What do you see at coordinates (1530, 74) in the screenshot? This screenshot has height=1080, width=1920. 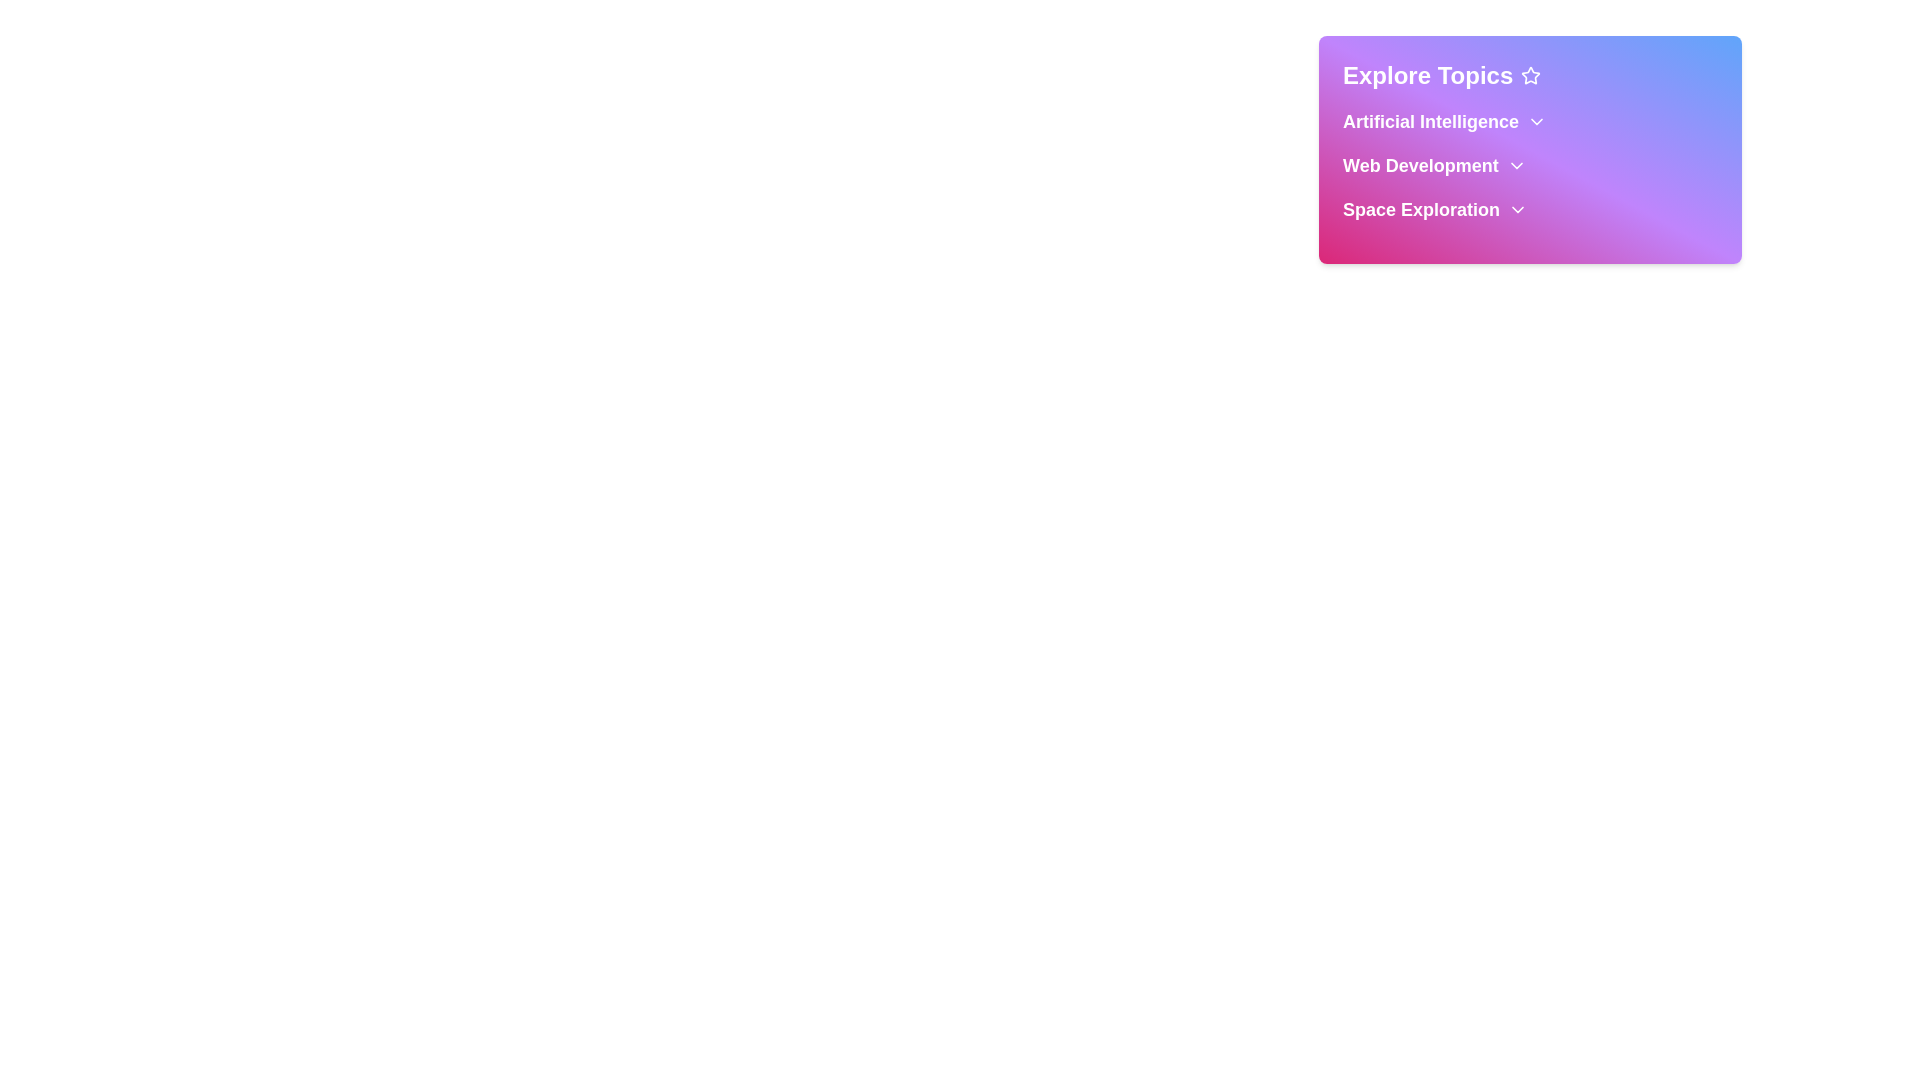 I see `icon located in the purple header titled 'Explore Topics' at the top-right corner of the interface, positioned to the immediate right of the title text` at bounding box center [1530, 74].